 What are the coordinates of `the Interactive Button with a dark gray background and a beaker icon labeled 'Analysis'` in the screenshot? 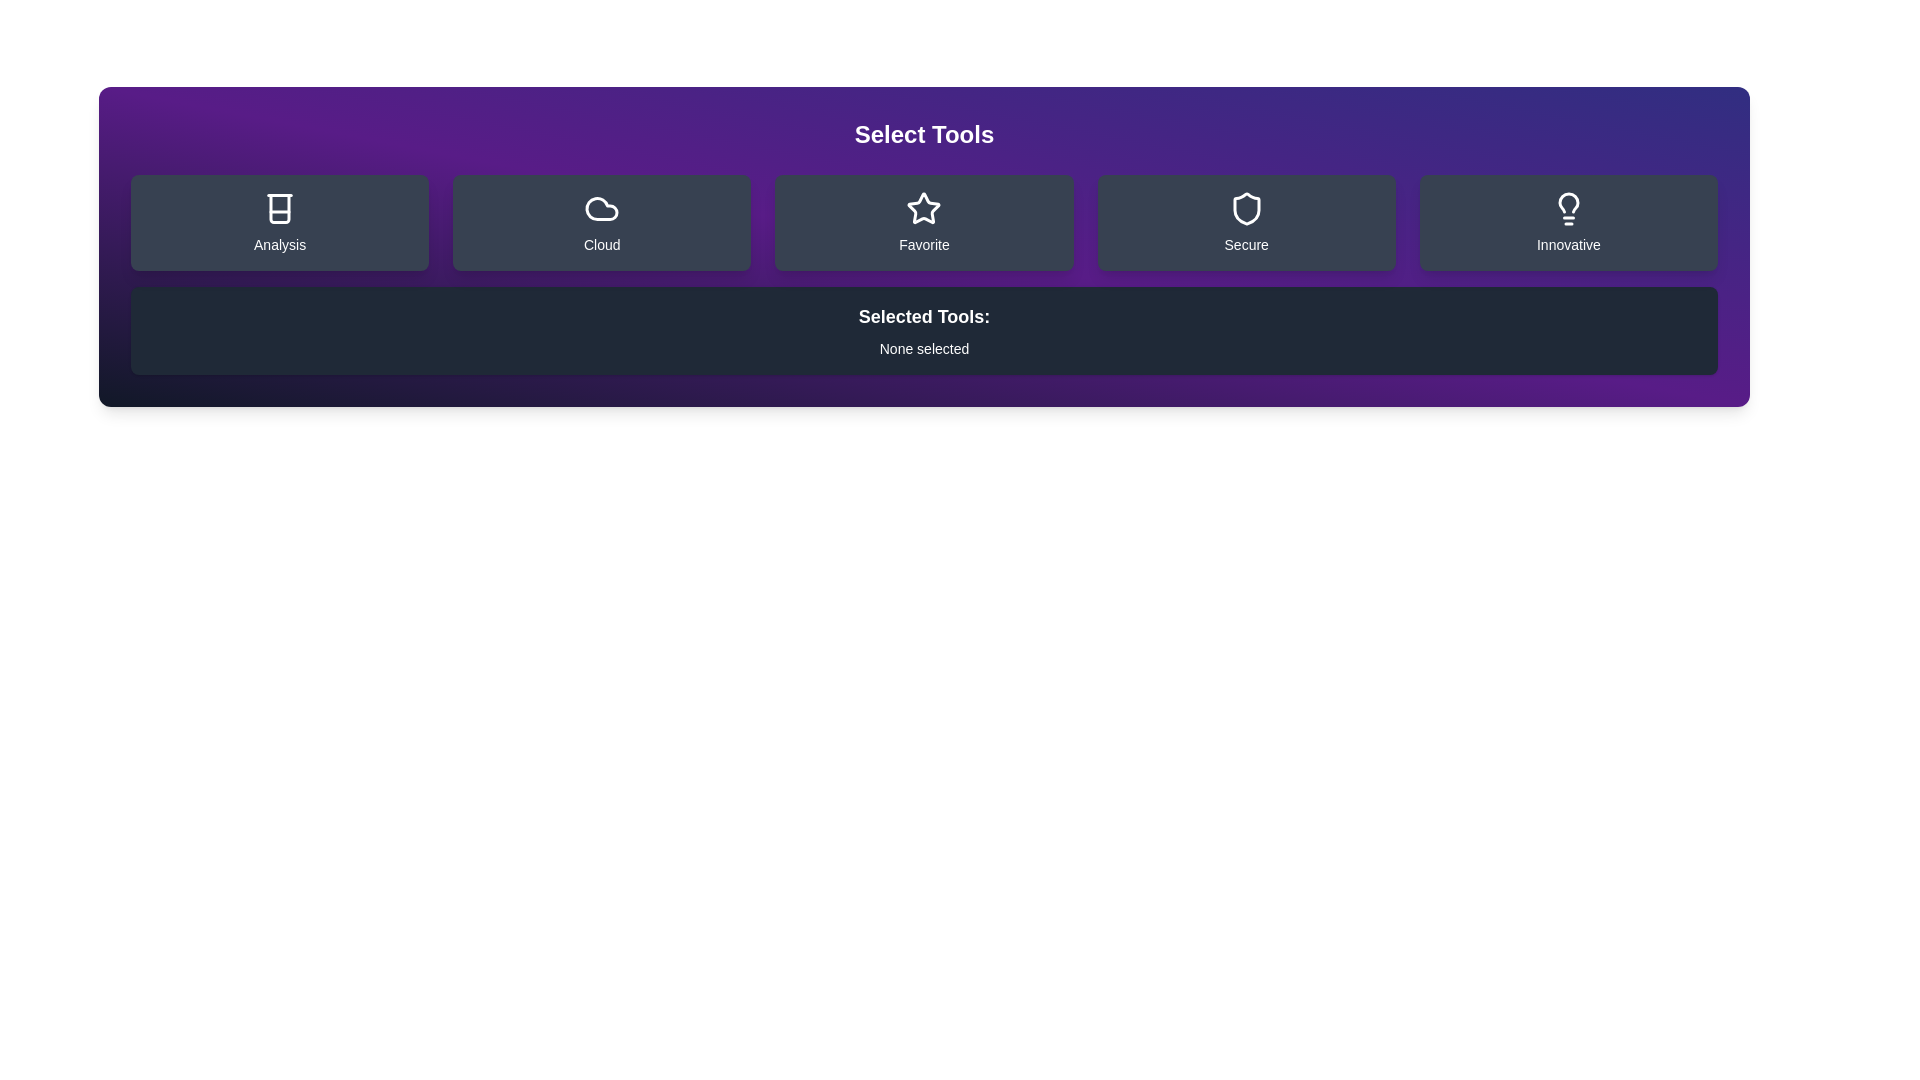 It's located at (279, 223).